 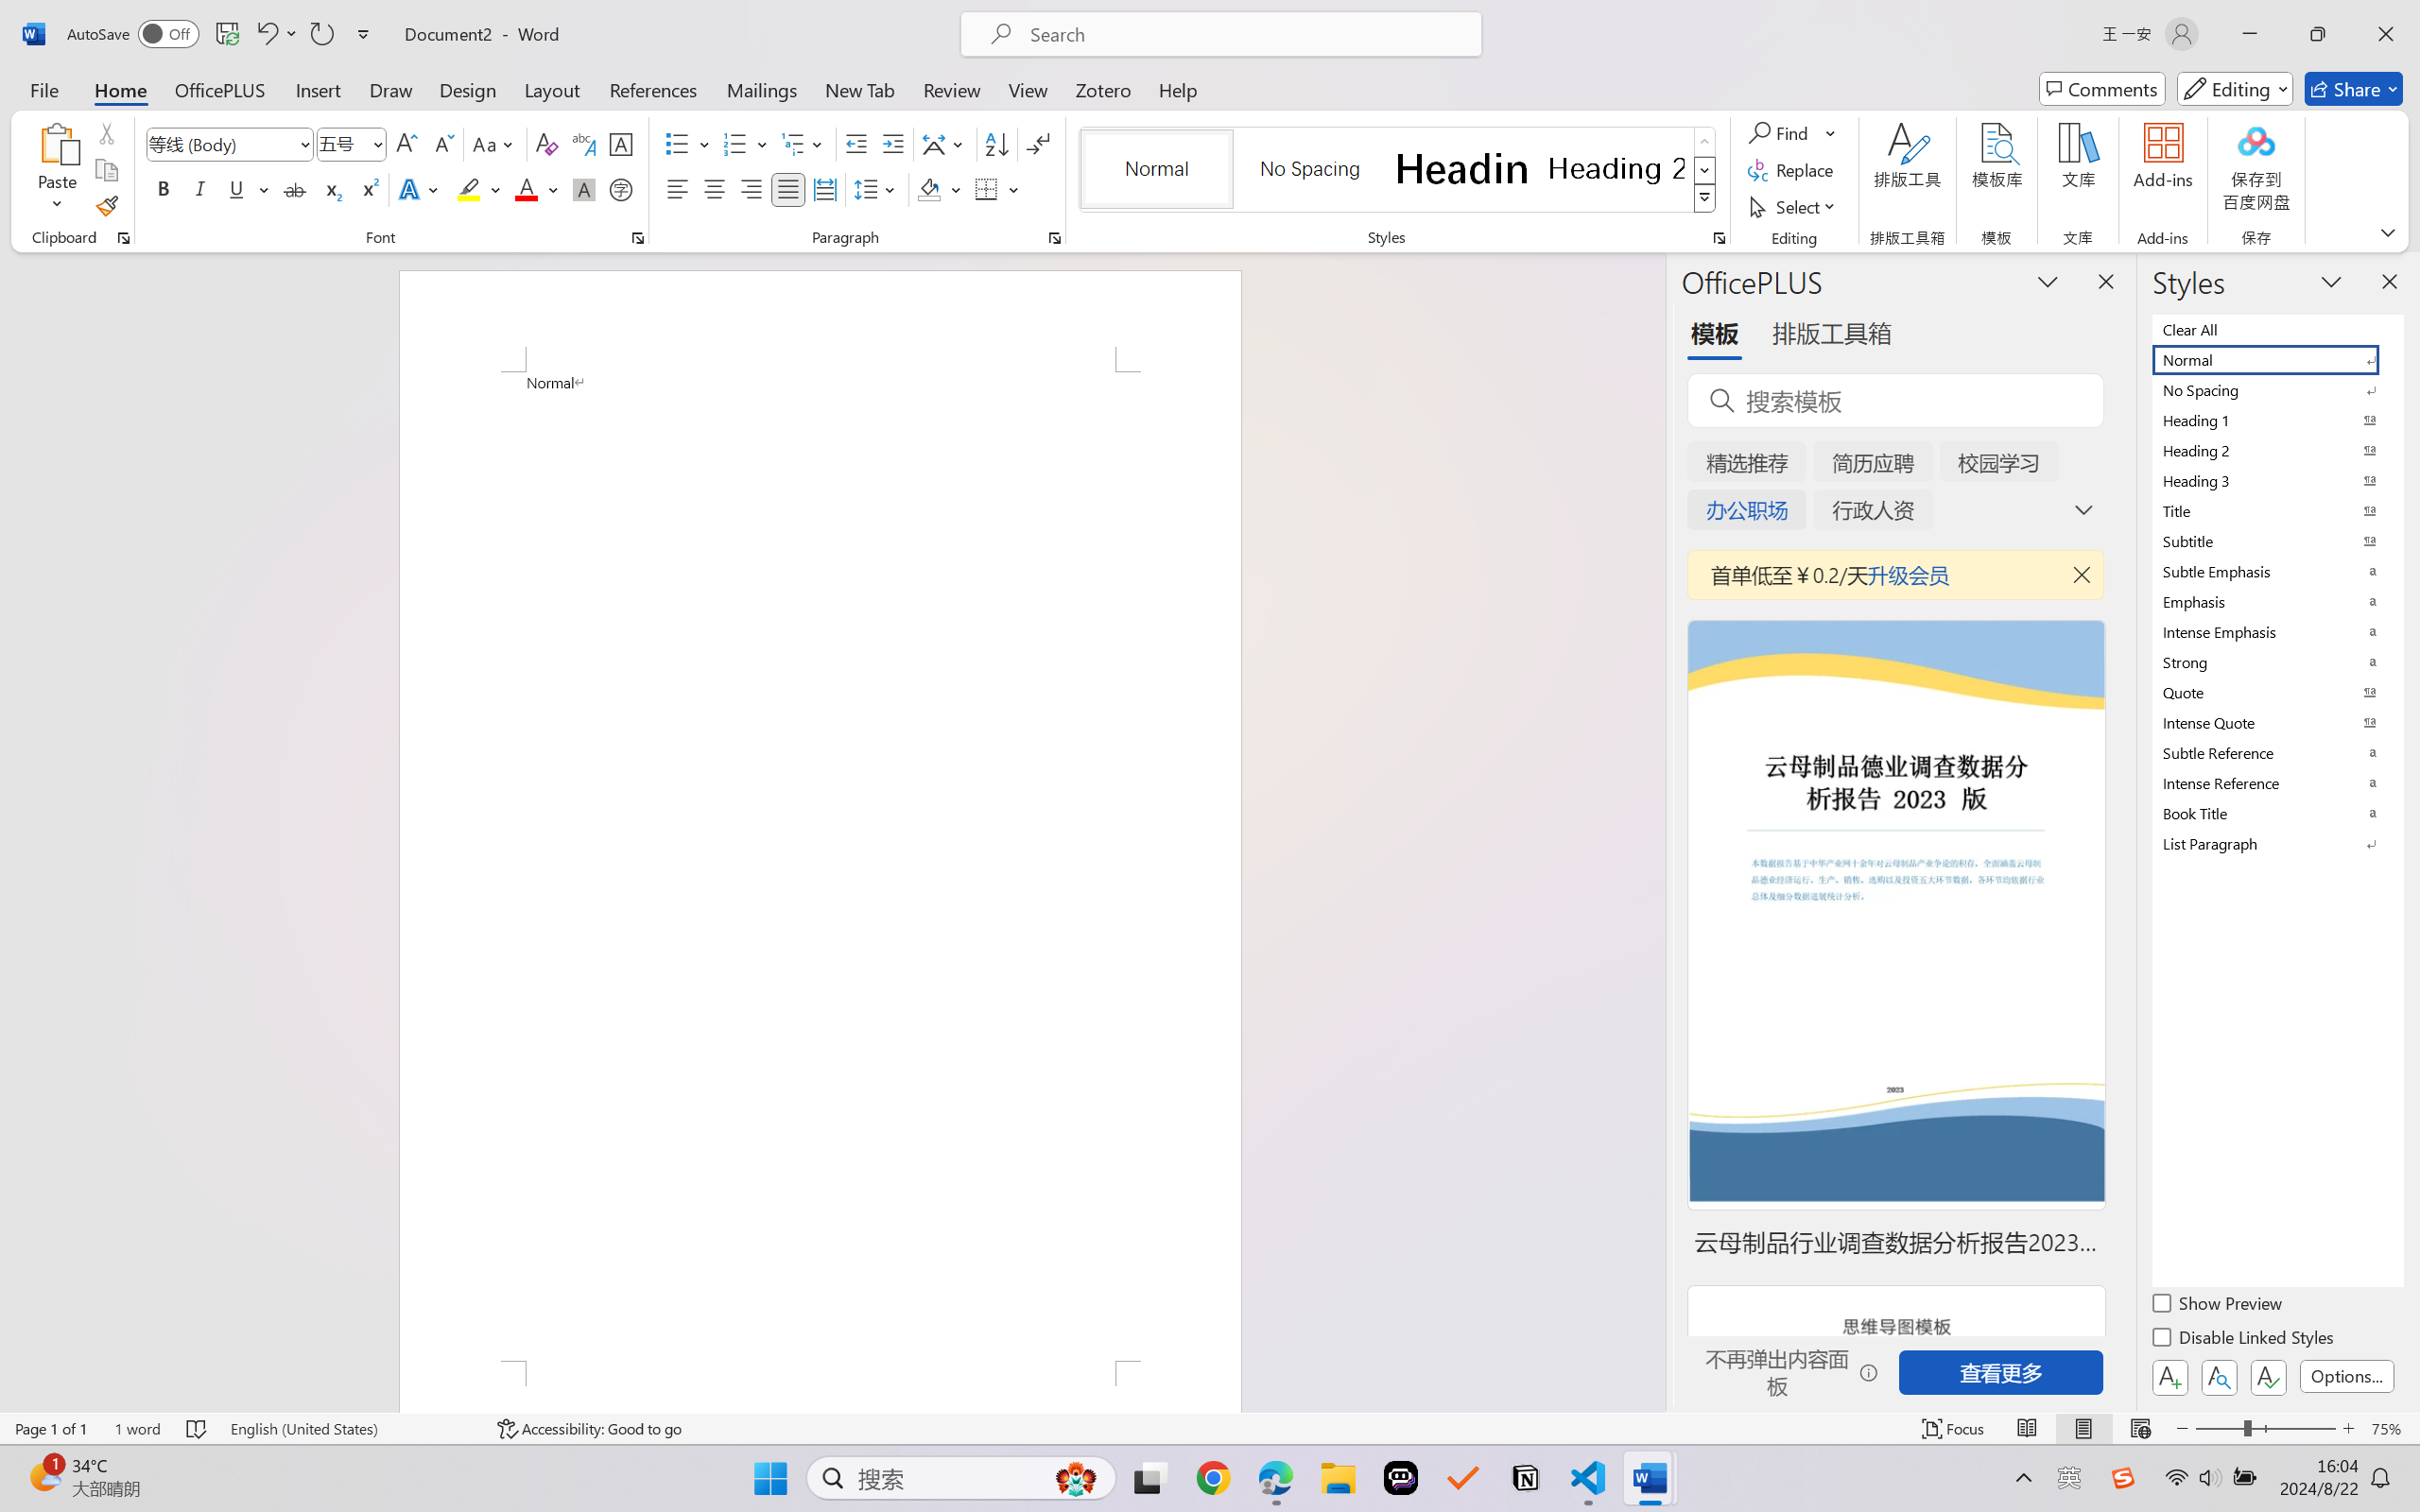 I want to click on 'Shading RGB(0, 0, 0)', so click(x=928, y=188).